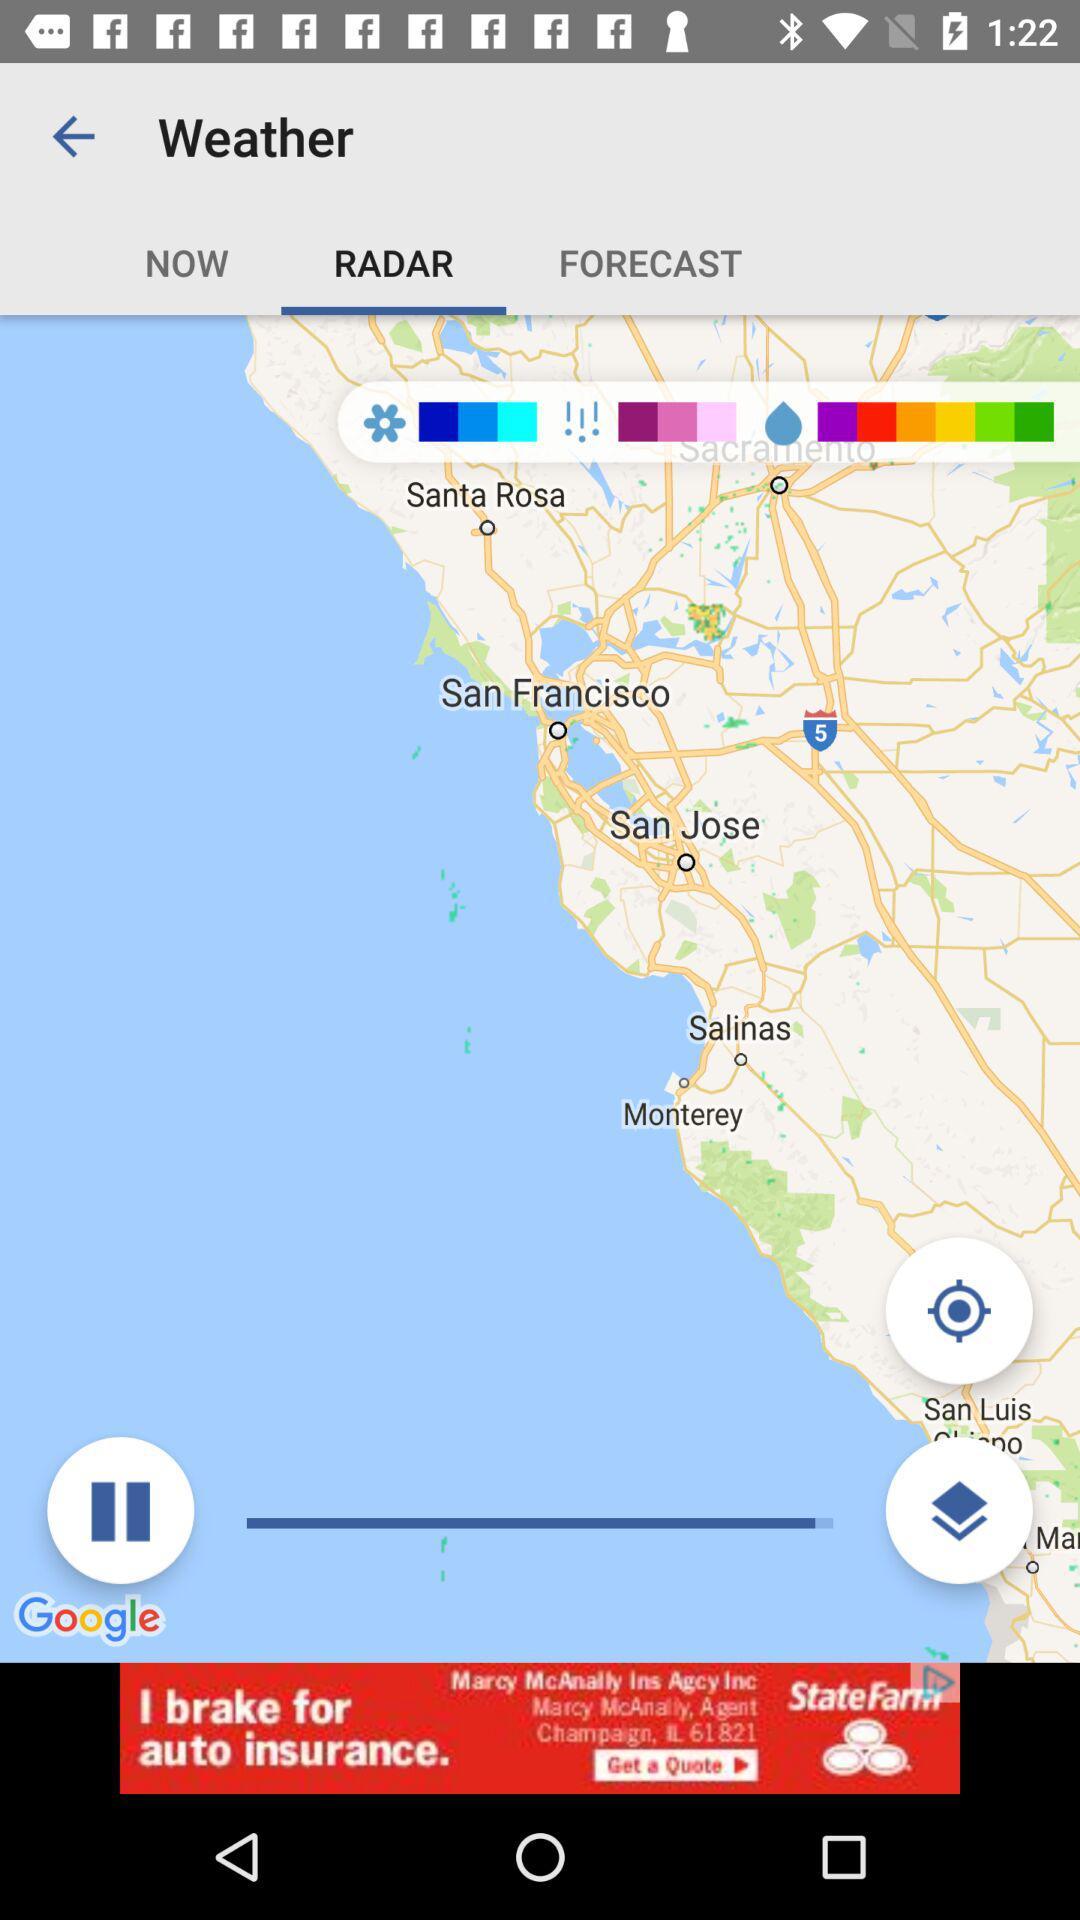 Image resolution: width=1080 pixels, height=1920 pixels. Describe the element at coordinates (958, 1310) in the screenshot. I see `map` at that location.